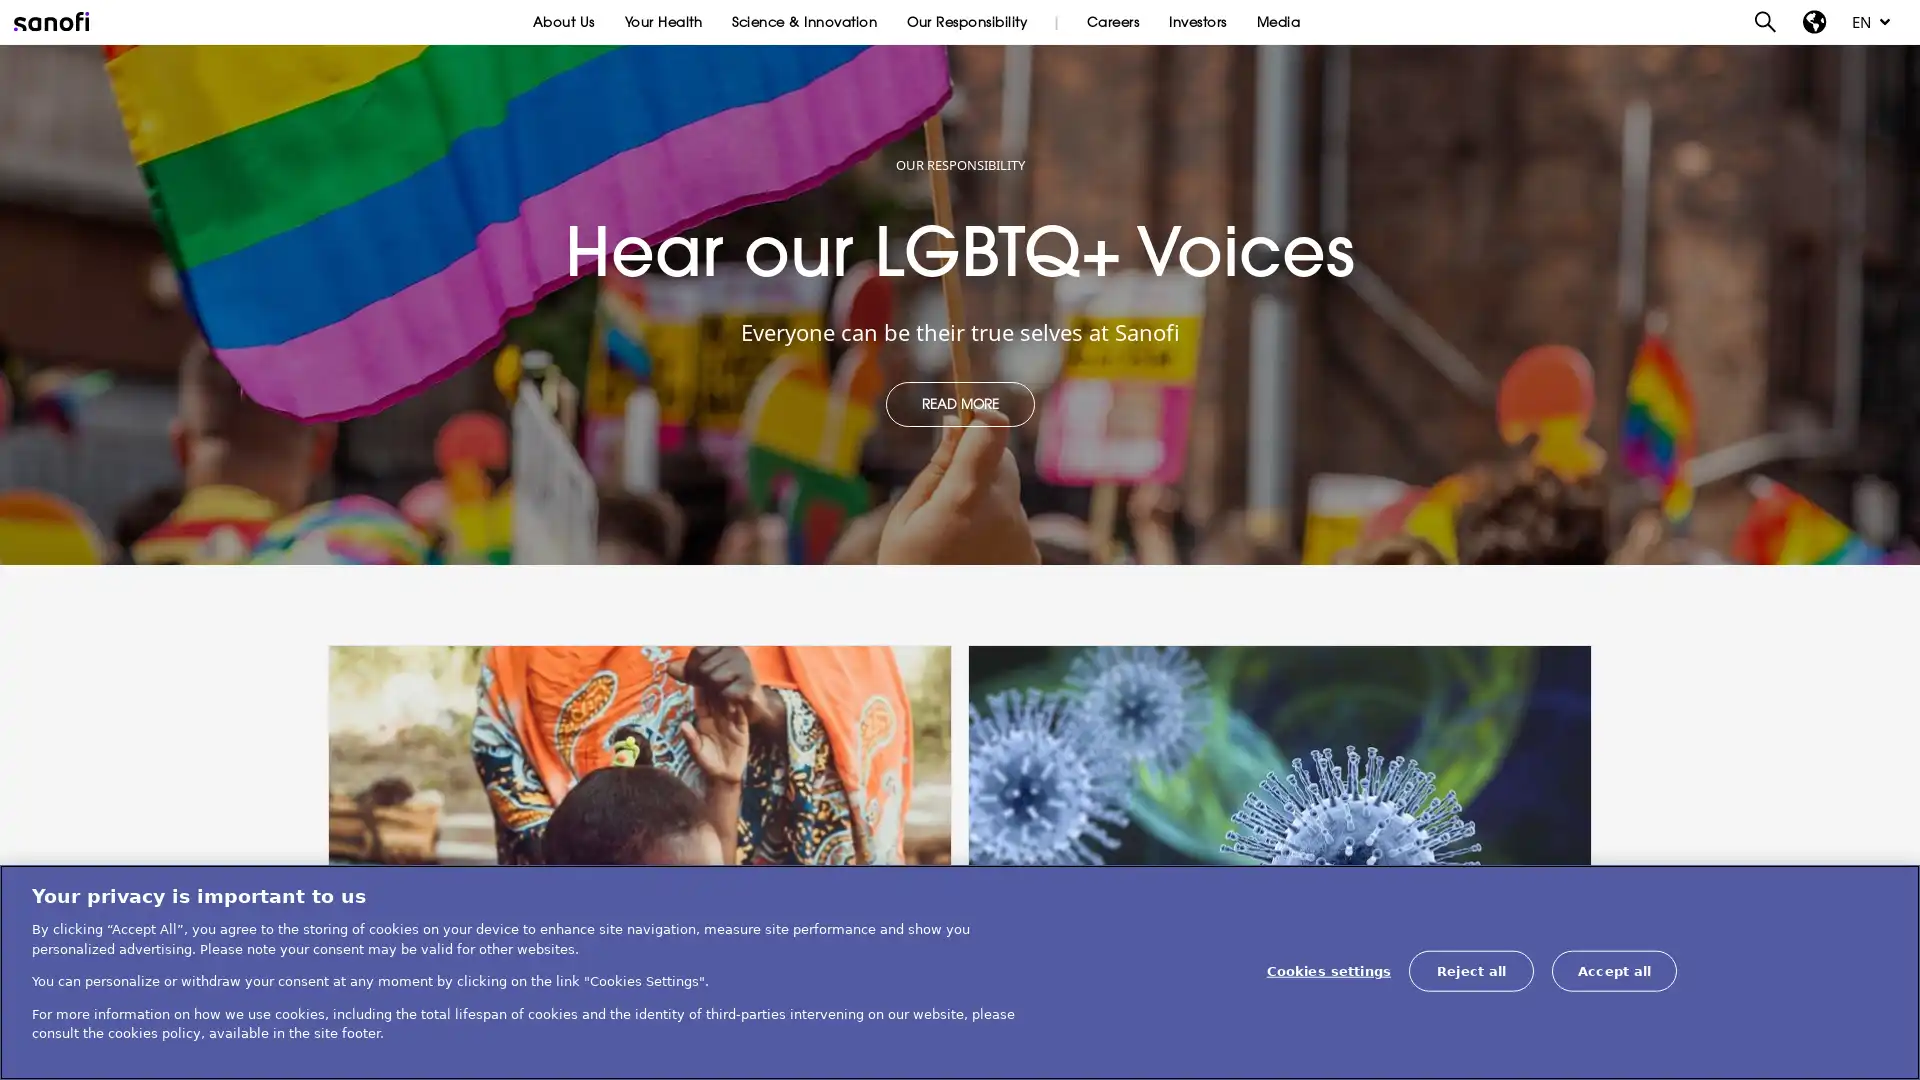  Describe the element at coordinates (1471, 970) in the screenshot. I see `Reject all` at that location.